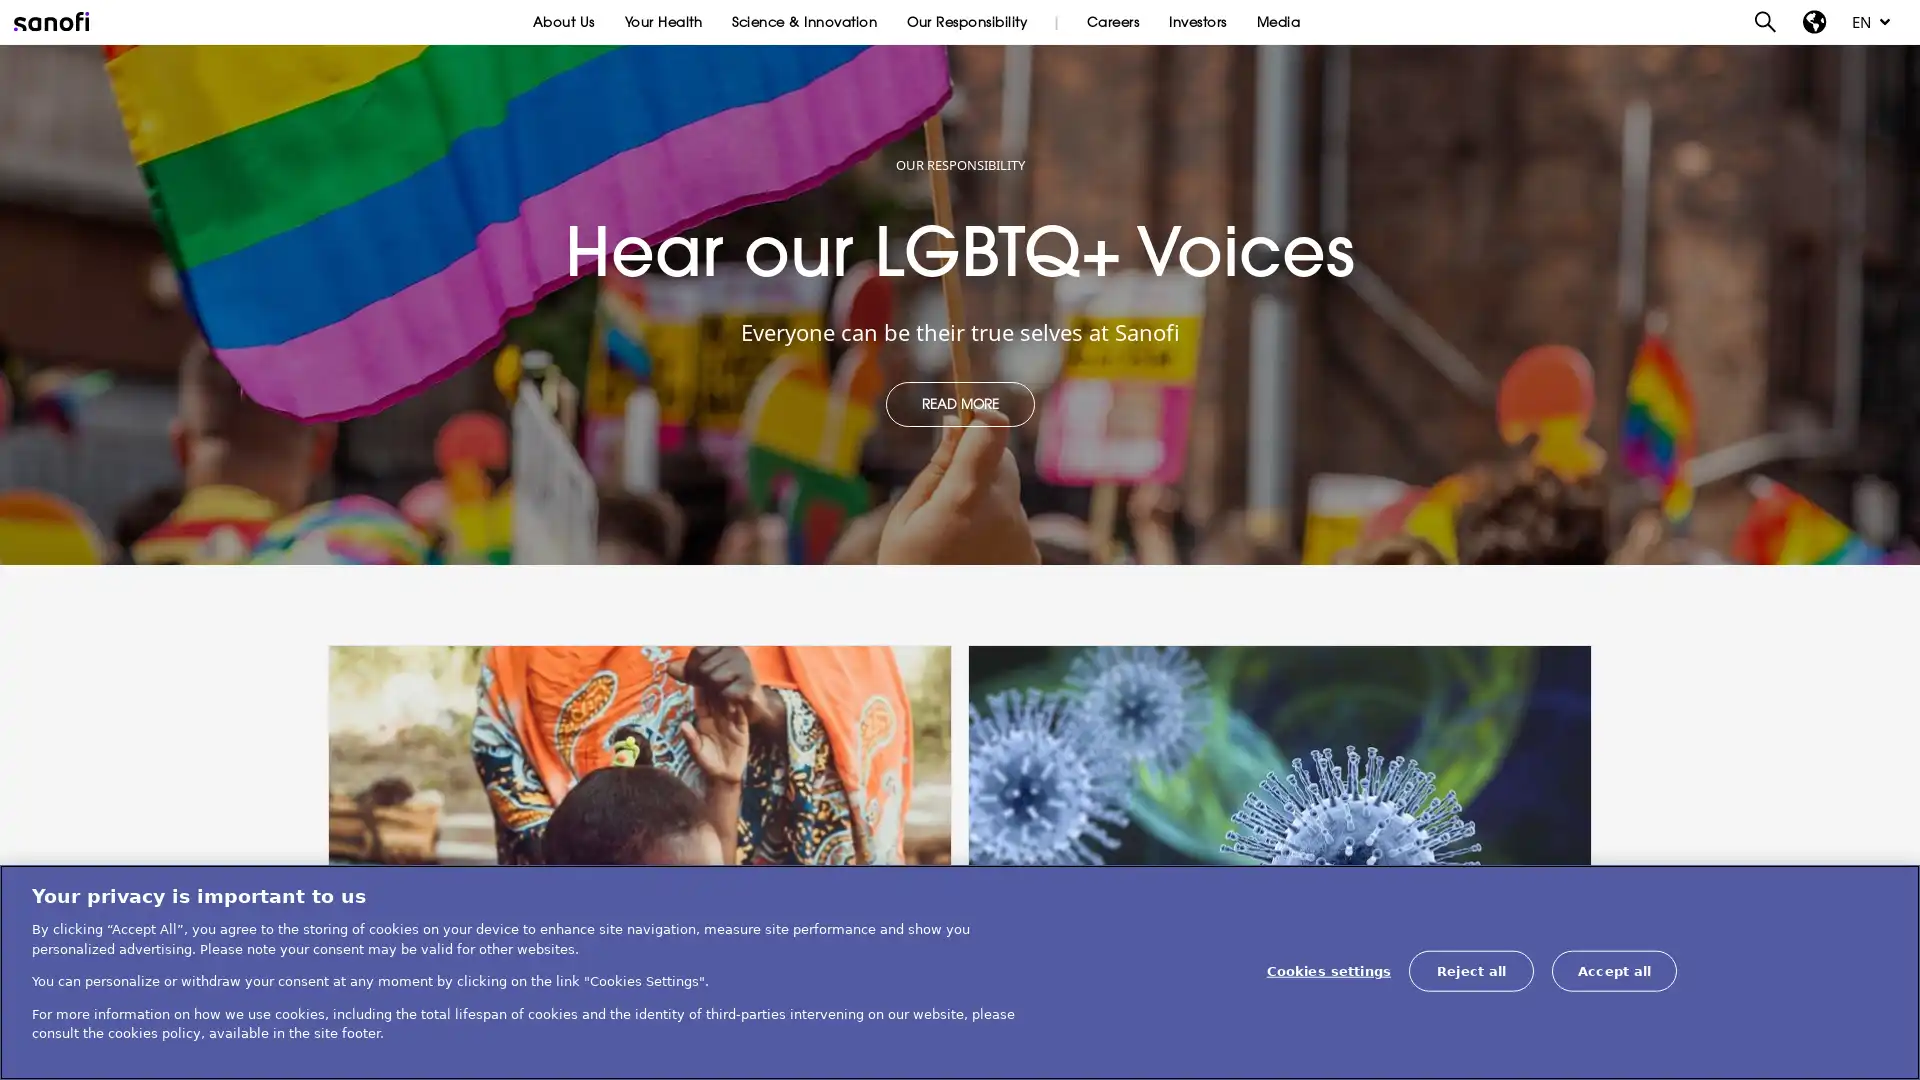  Describe the element at coordinates (1471, 970) in the screenshot. I see `Reject all` at that location.